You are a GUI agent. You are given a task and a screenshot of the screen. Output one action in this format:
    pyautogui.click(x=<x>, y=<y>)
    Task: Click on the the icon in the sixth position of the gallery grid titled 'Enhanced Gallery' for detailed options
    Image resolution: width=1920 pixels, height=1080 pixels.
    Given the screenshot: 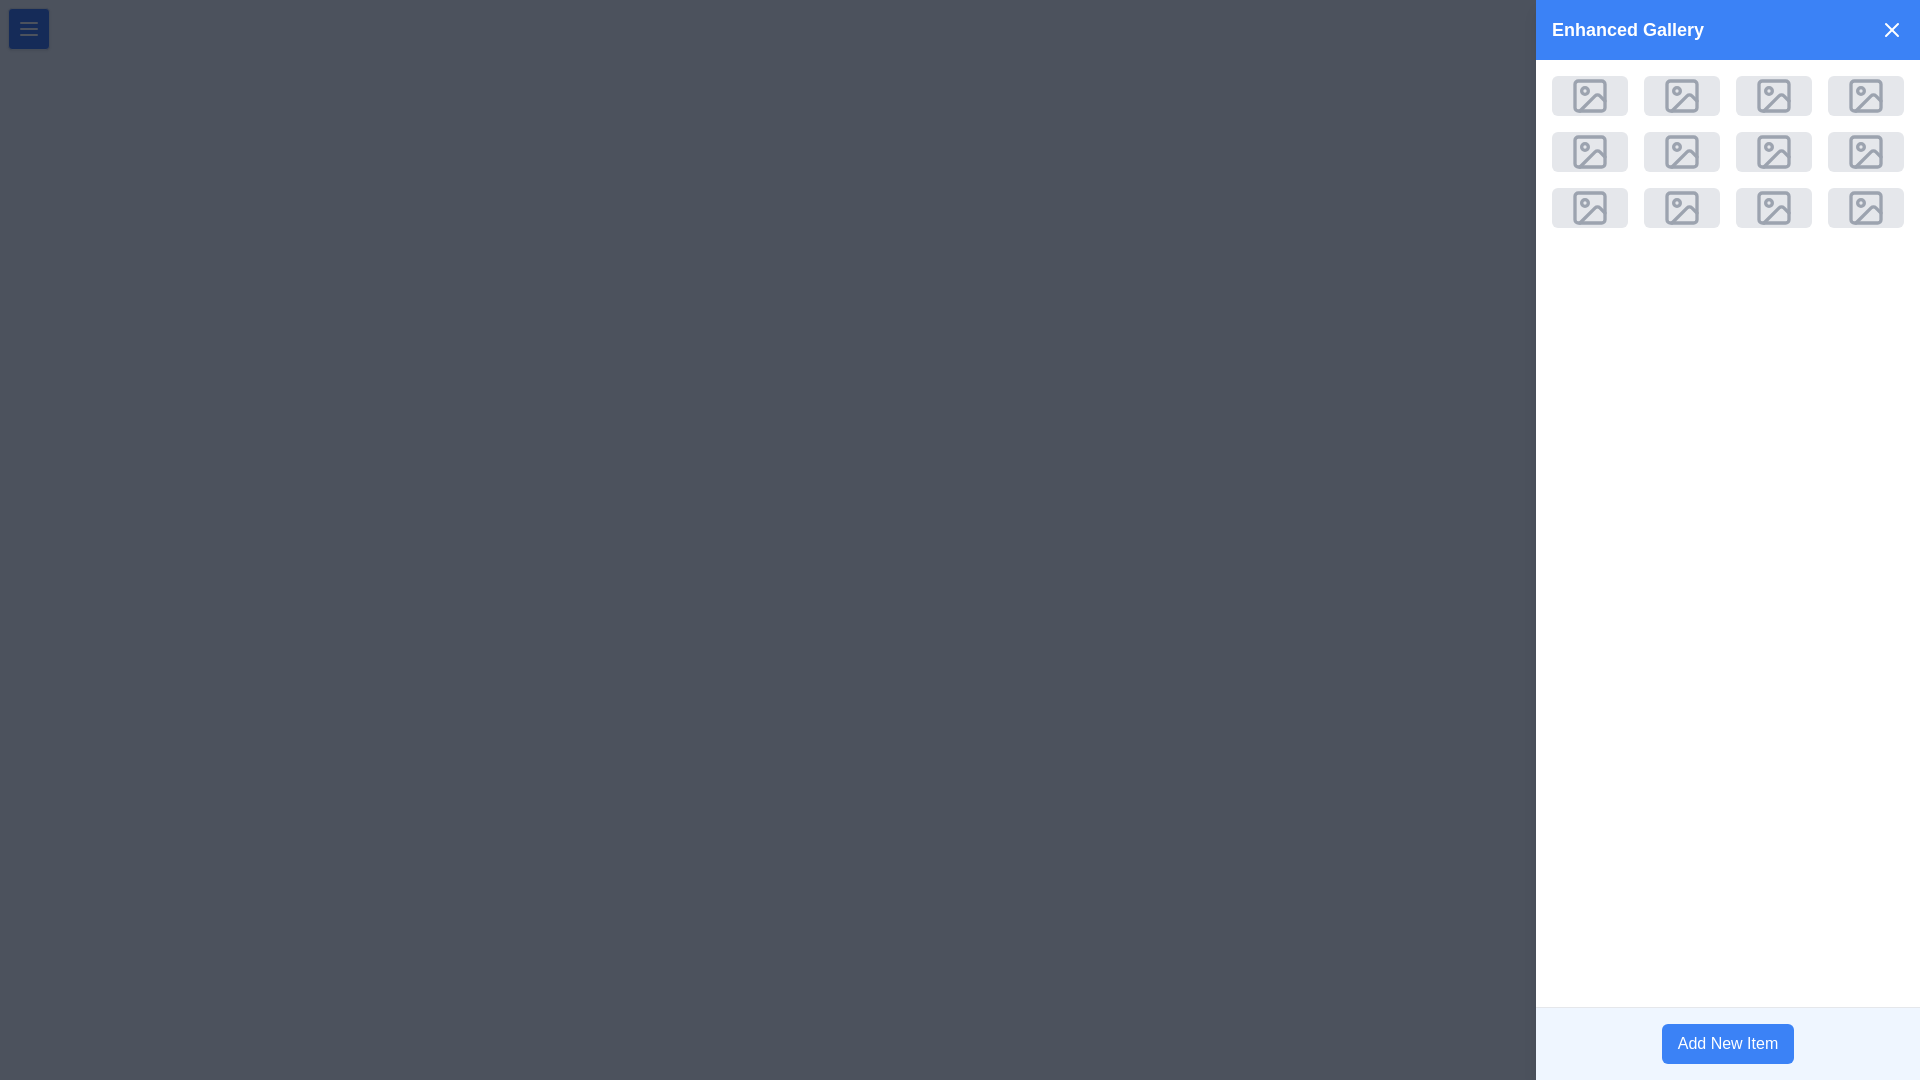 What is the action you would take?
    pyautogui.click(x=1774, y=208)
    